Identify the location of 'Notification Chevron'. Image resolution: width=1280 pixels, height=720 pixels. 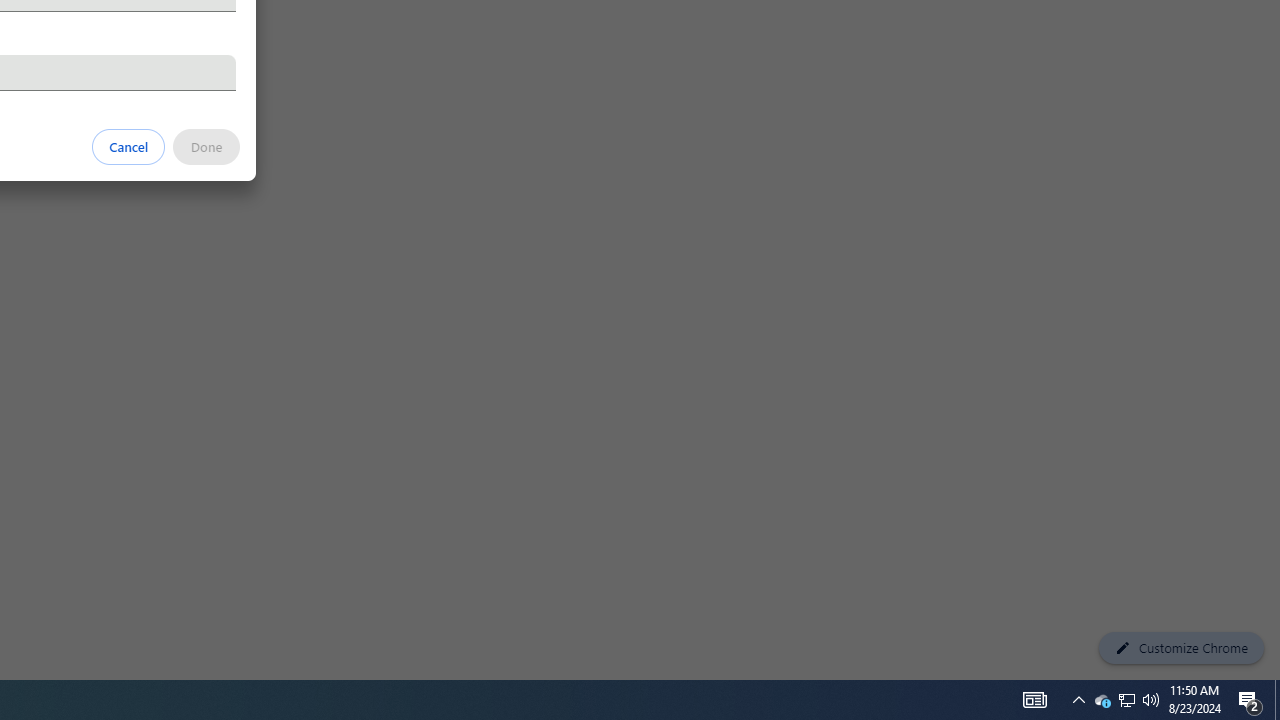
(1078, 698).